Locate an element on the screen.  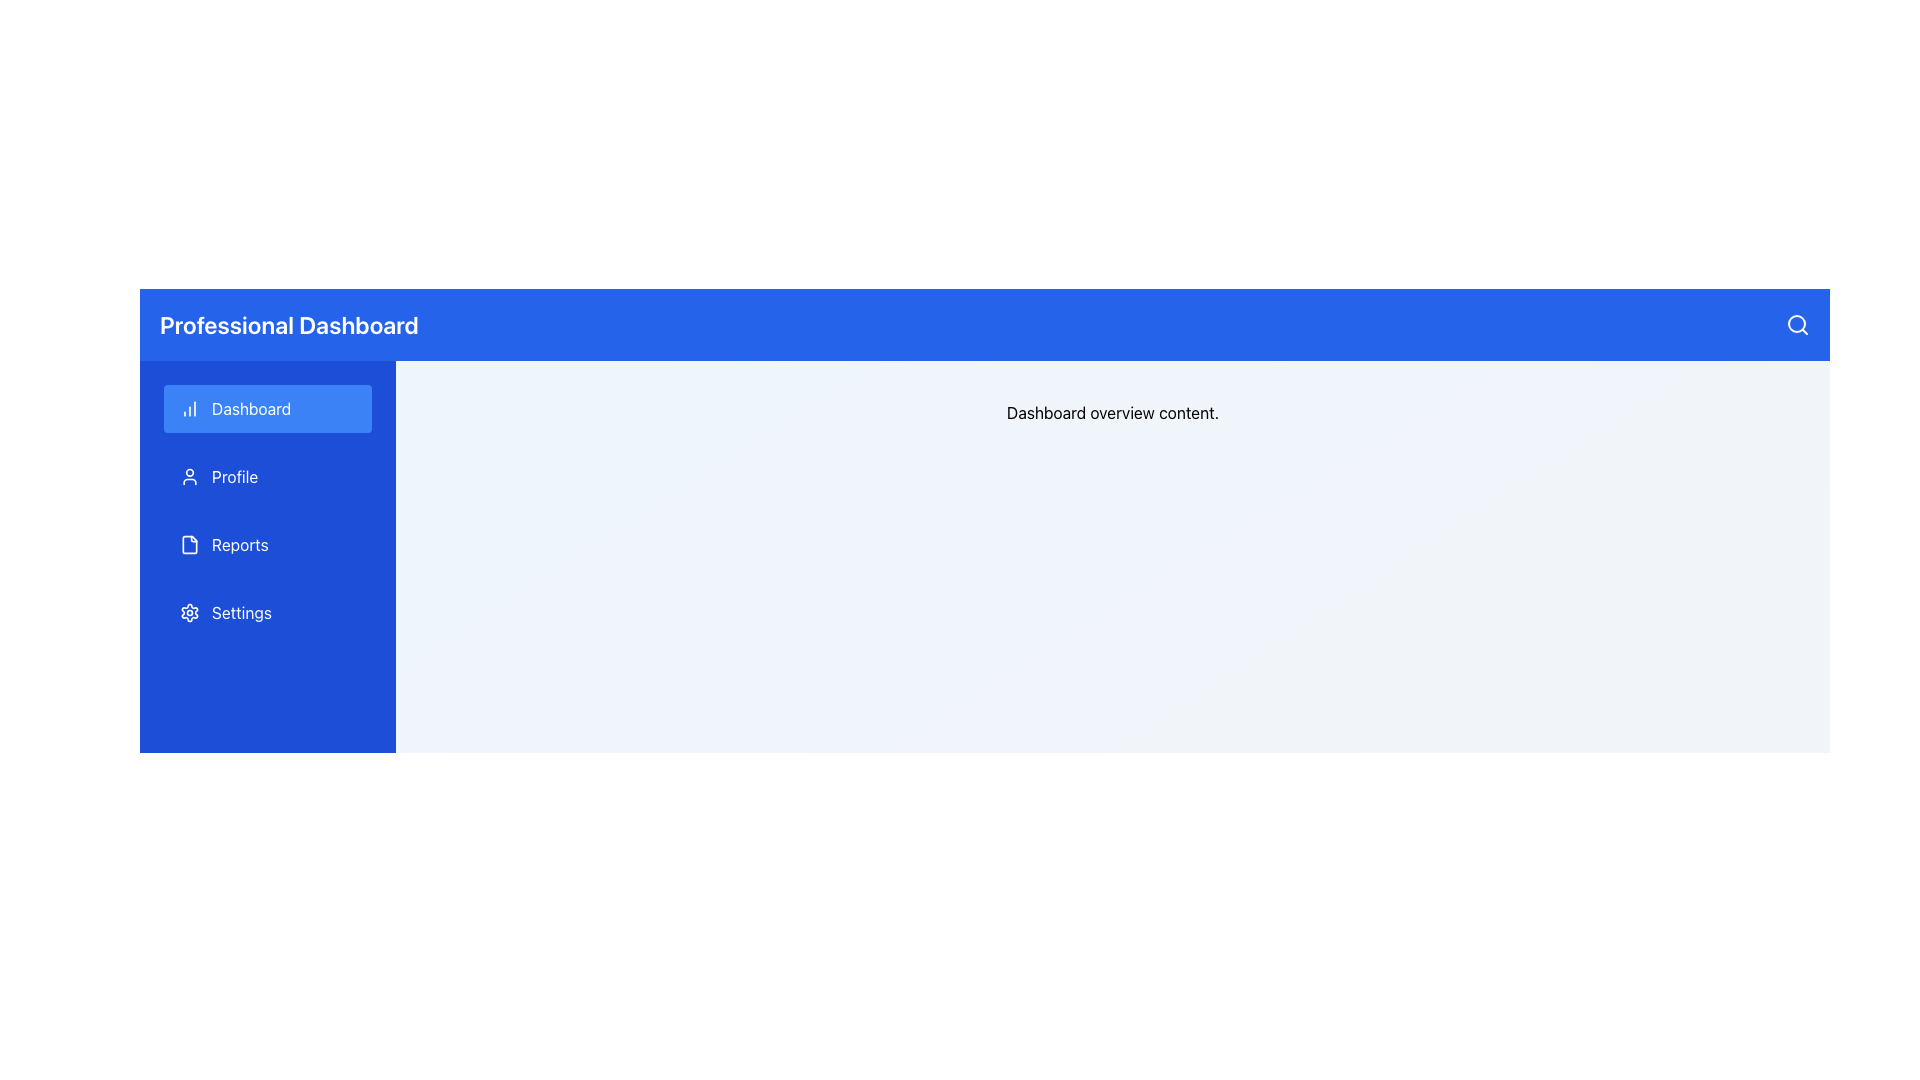
the navigation button located third in the vertical list on the left sidebar is located at coordinates (267, 544).